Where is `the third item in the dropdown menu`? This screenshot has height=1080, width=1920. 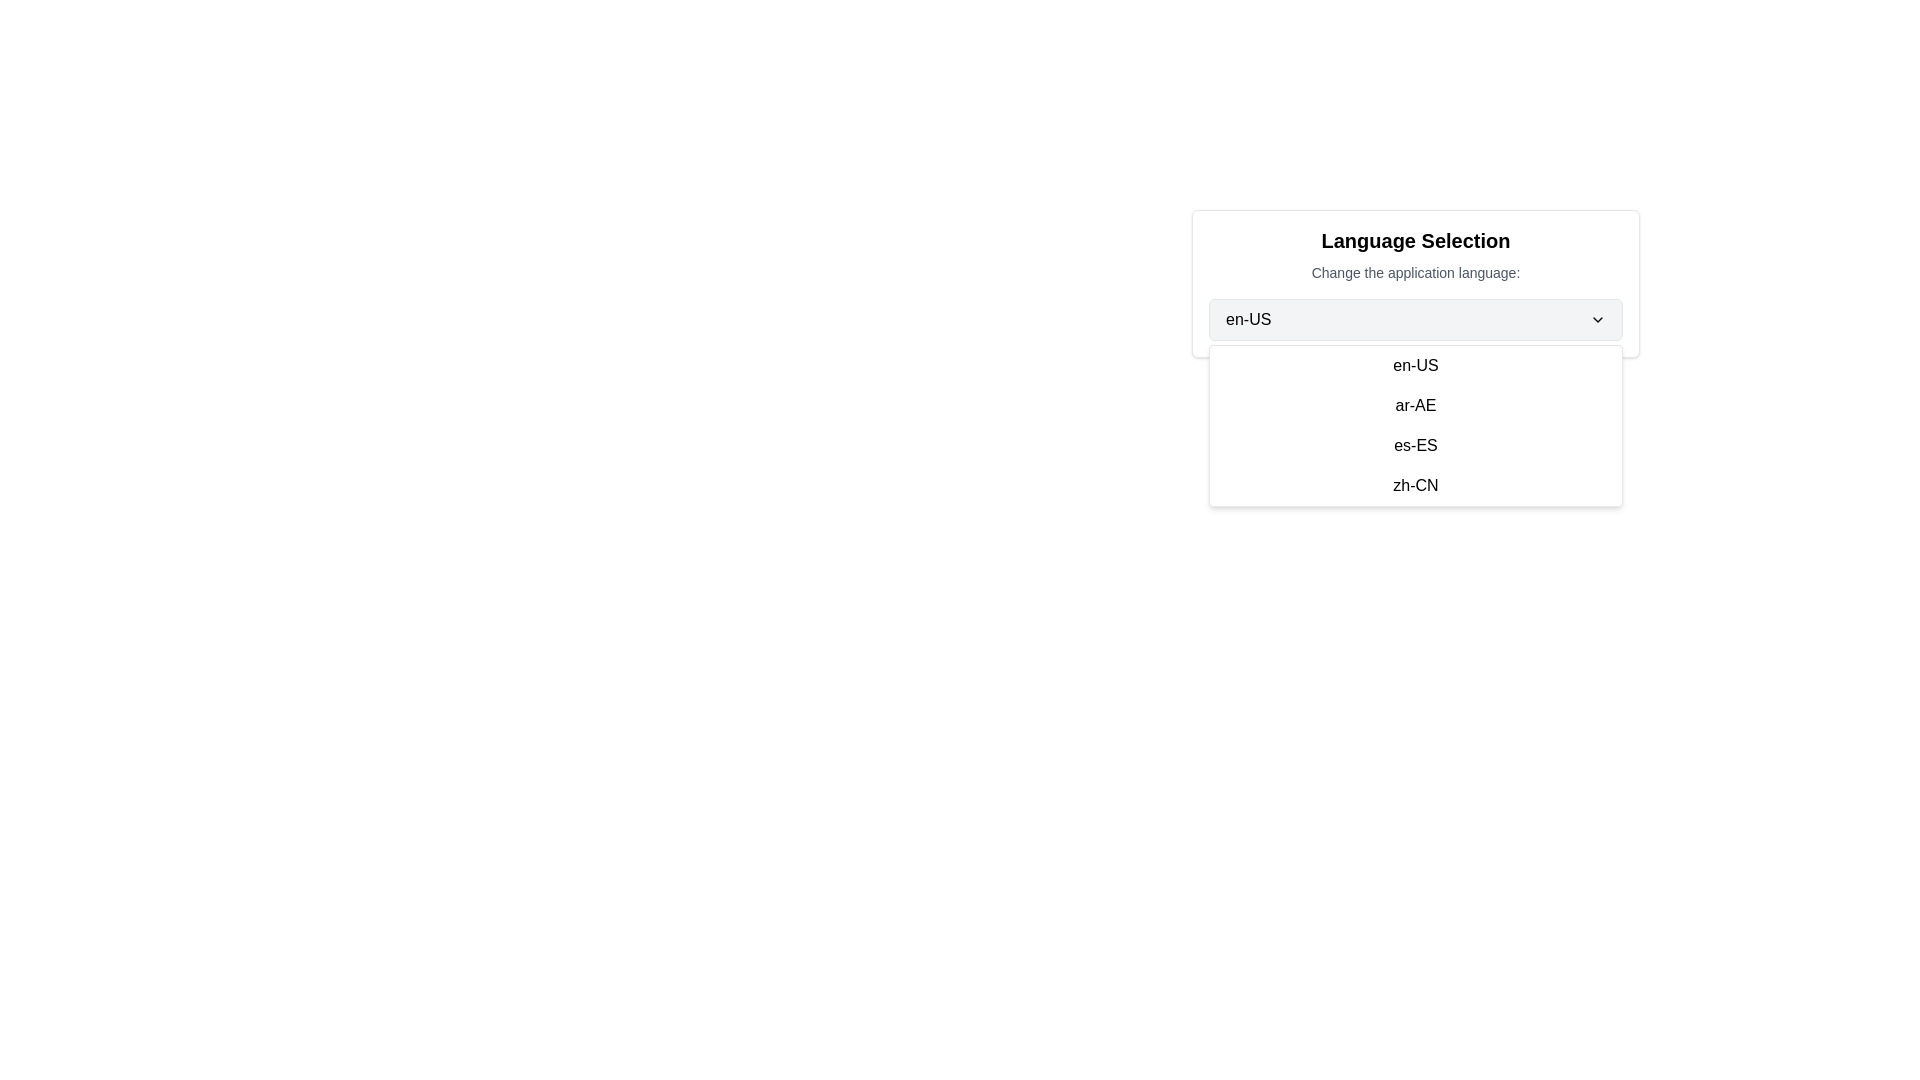
the third item in the dropdown menu is located at coordinates (1415, 445).